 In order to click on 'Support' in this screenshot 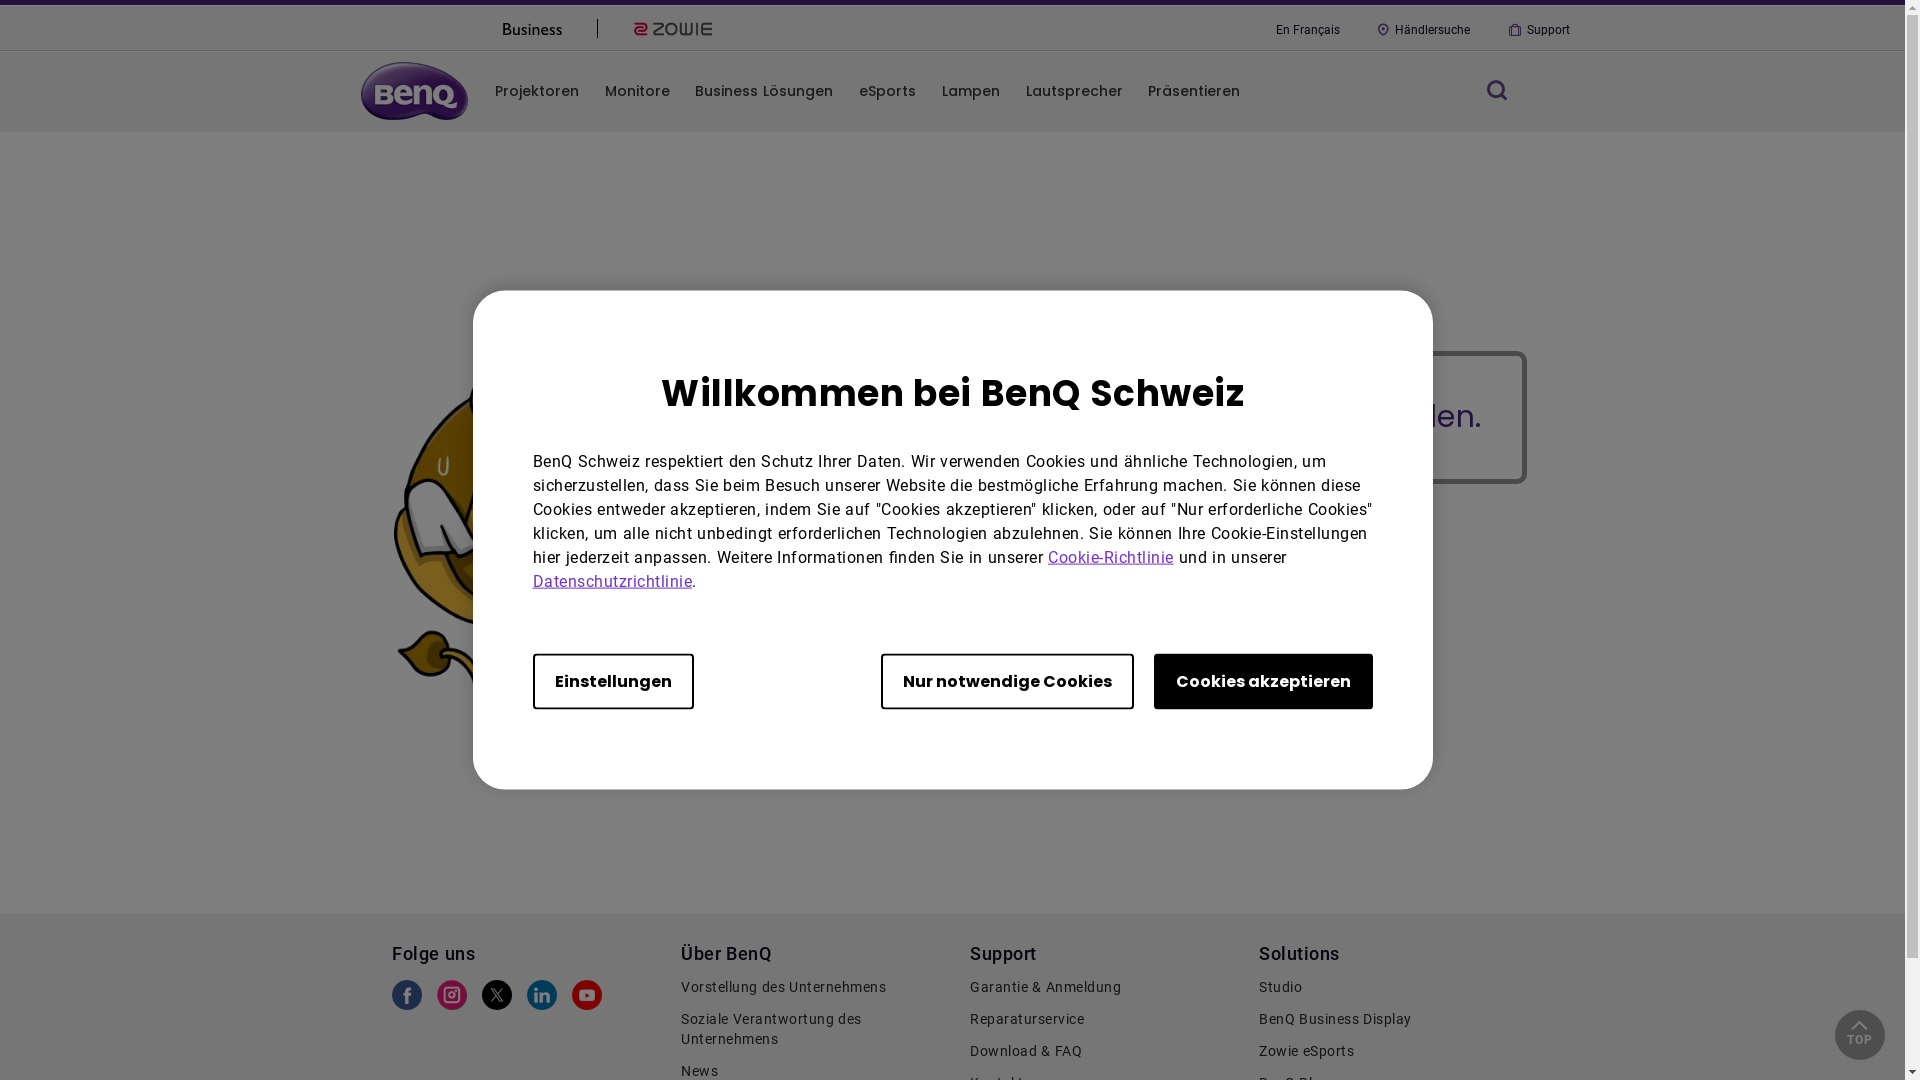, I will do `click(1503, 30)`.